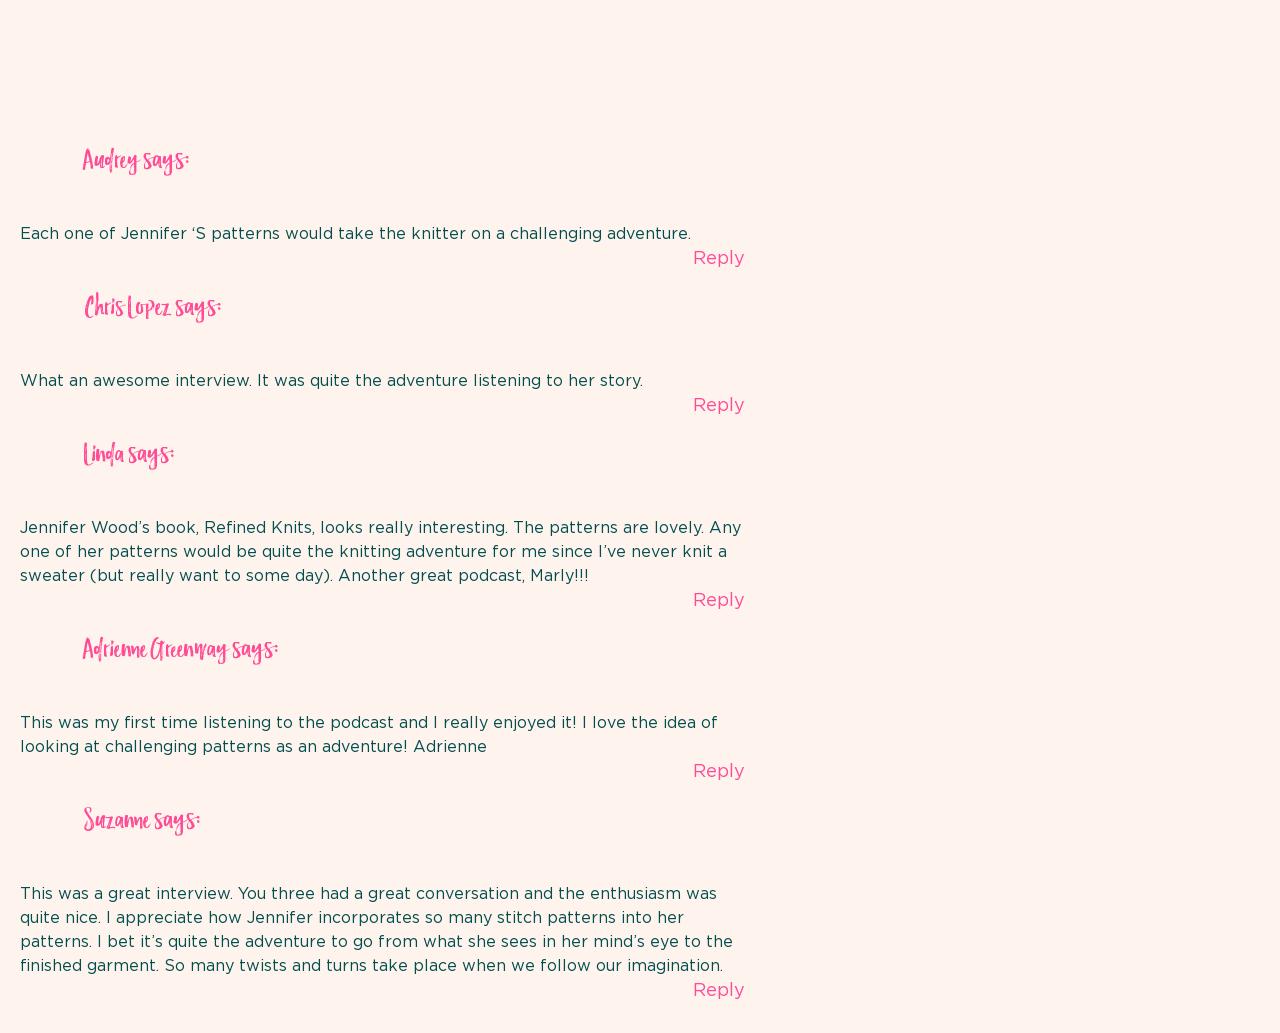 This screenshot has height=1033, width=1280. What do you see at coordinates (355, 232) in the screenshot?
I see `'Each one of Jennifer ‘S patterns would take the knitter on a challenging adventure.'` at bounding box center [355, 232].